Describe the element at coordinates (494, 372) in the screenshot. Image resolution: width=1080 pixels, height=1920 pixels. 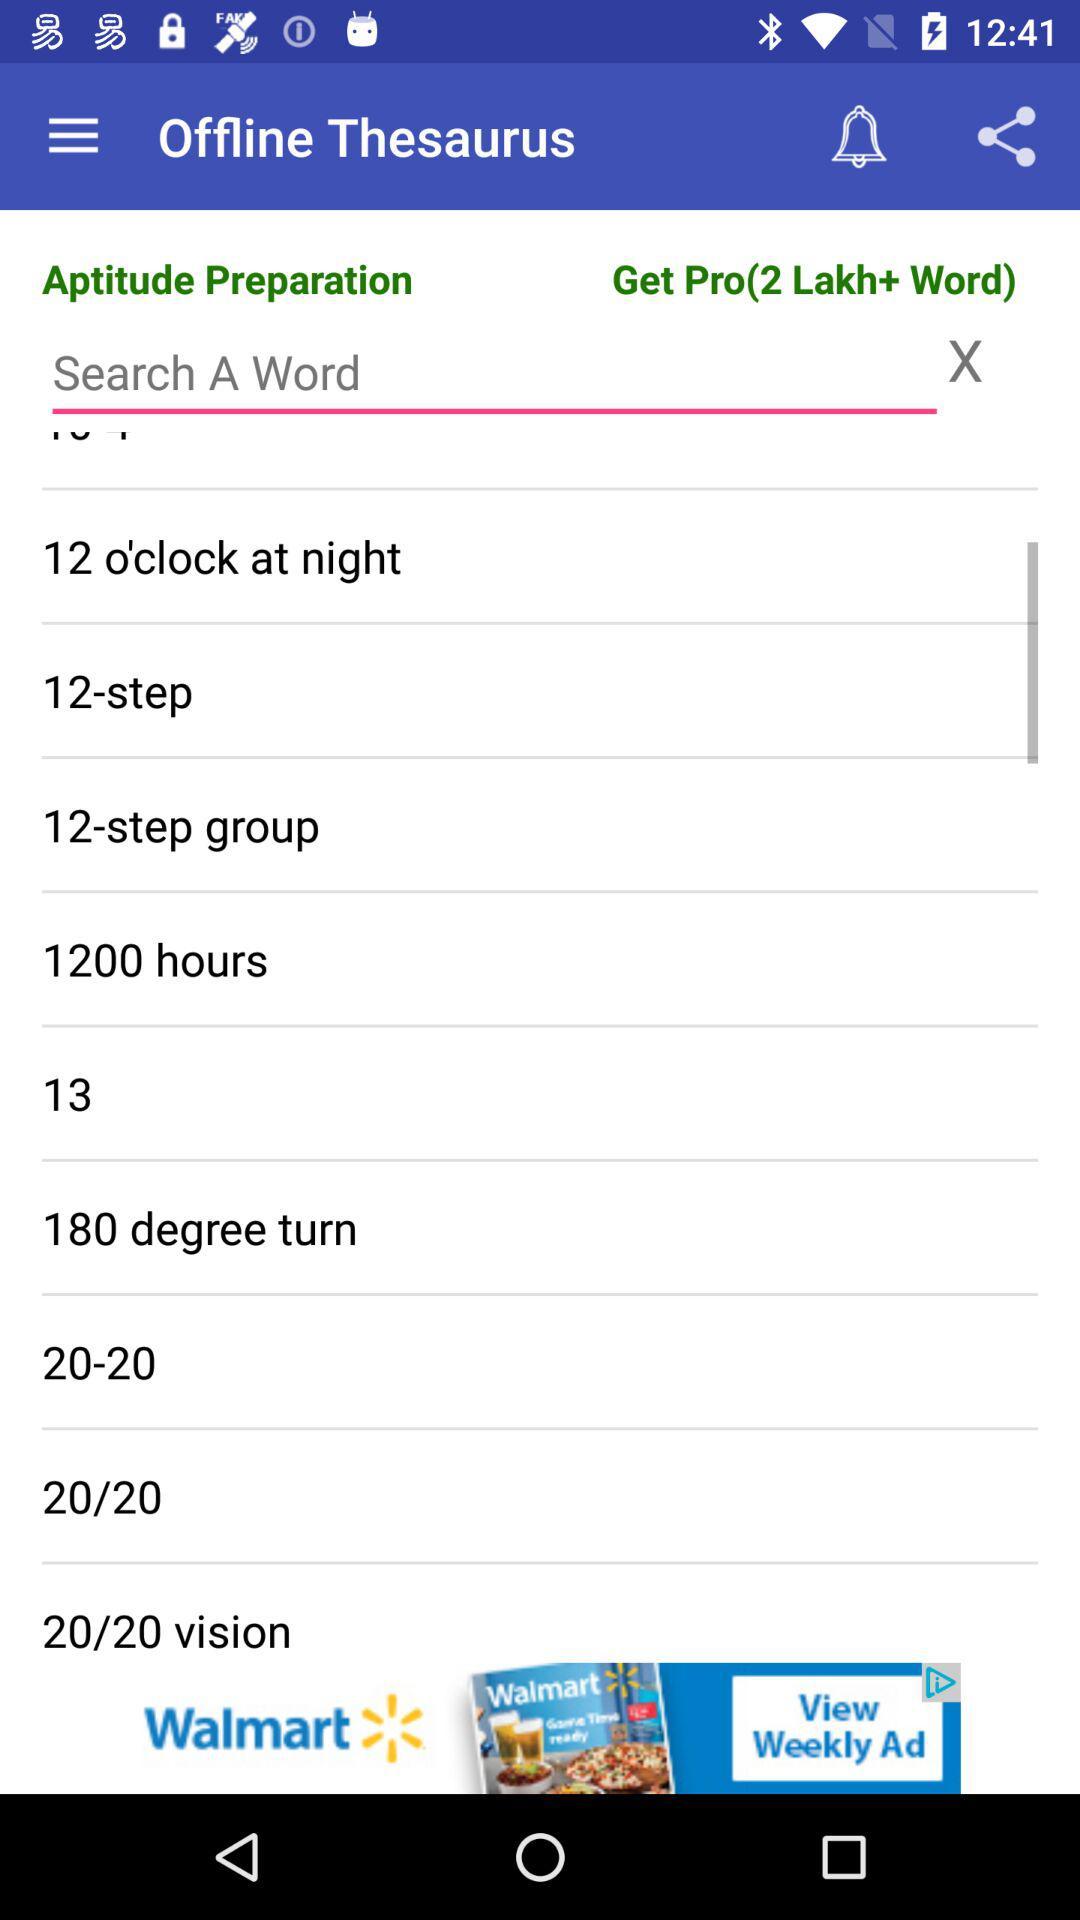
I see `search` at that location.